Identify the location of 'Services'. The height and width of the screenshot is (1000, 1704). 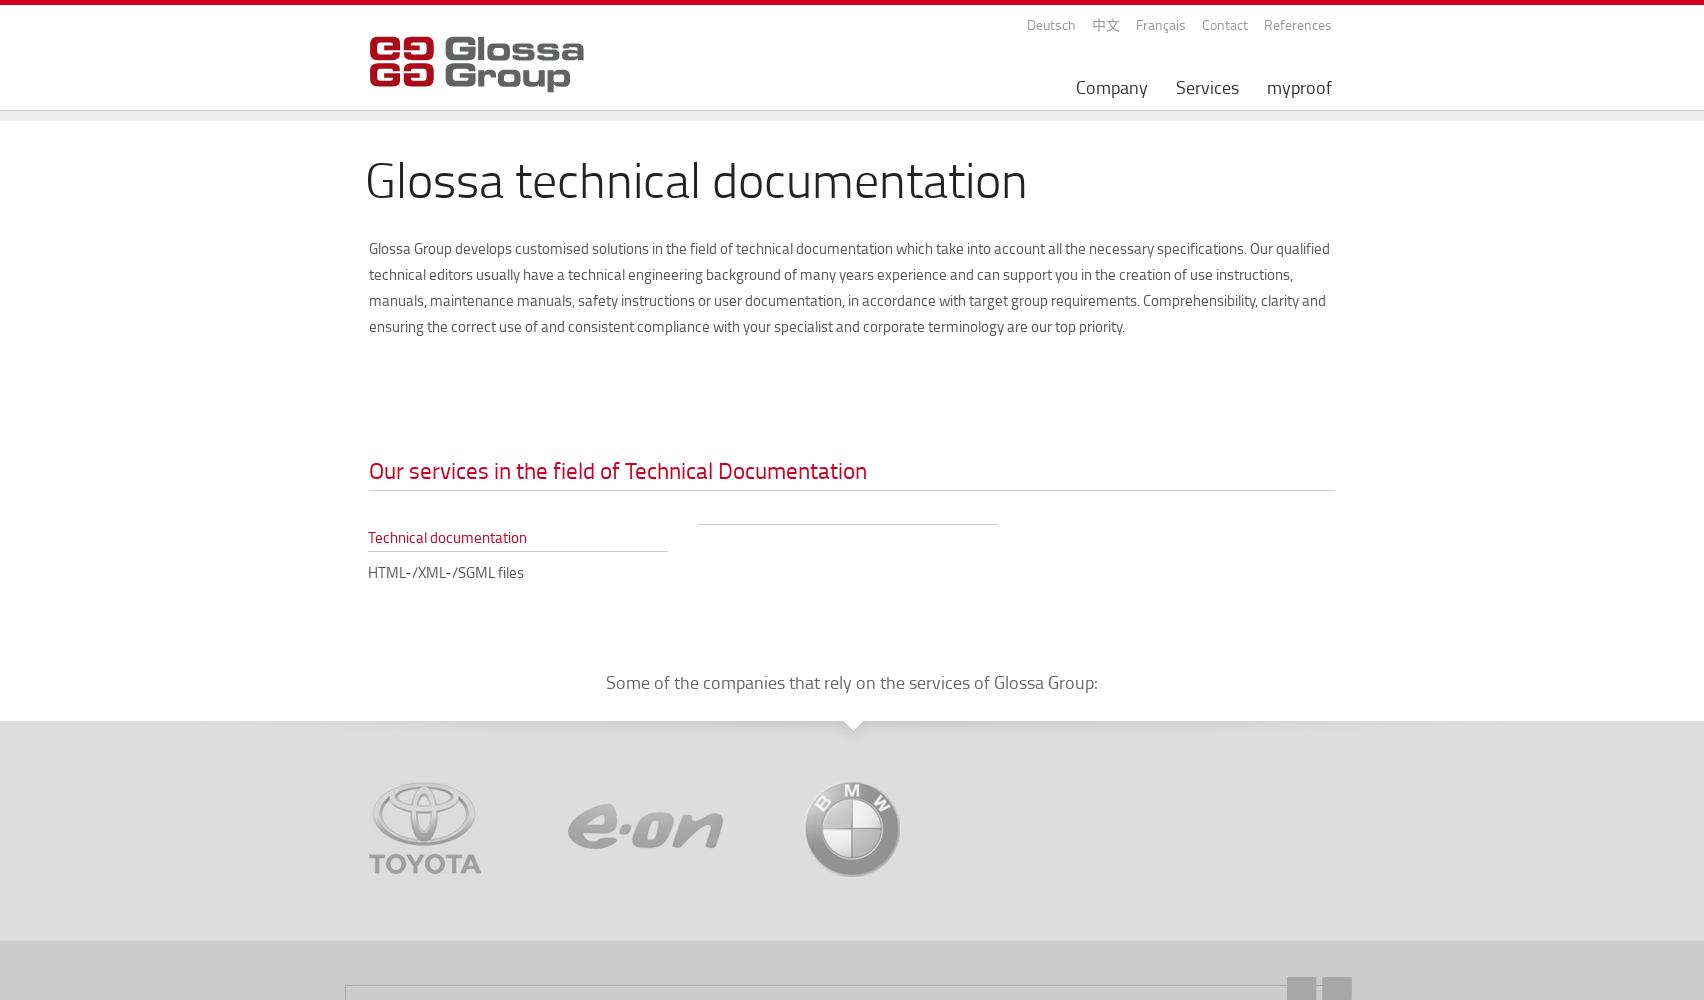
(1206, 86).